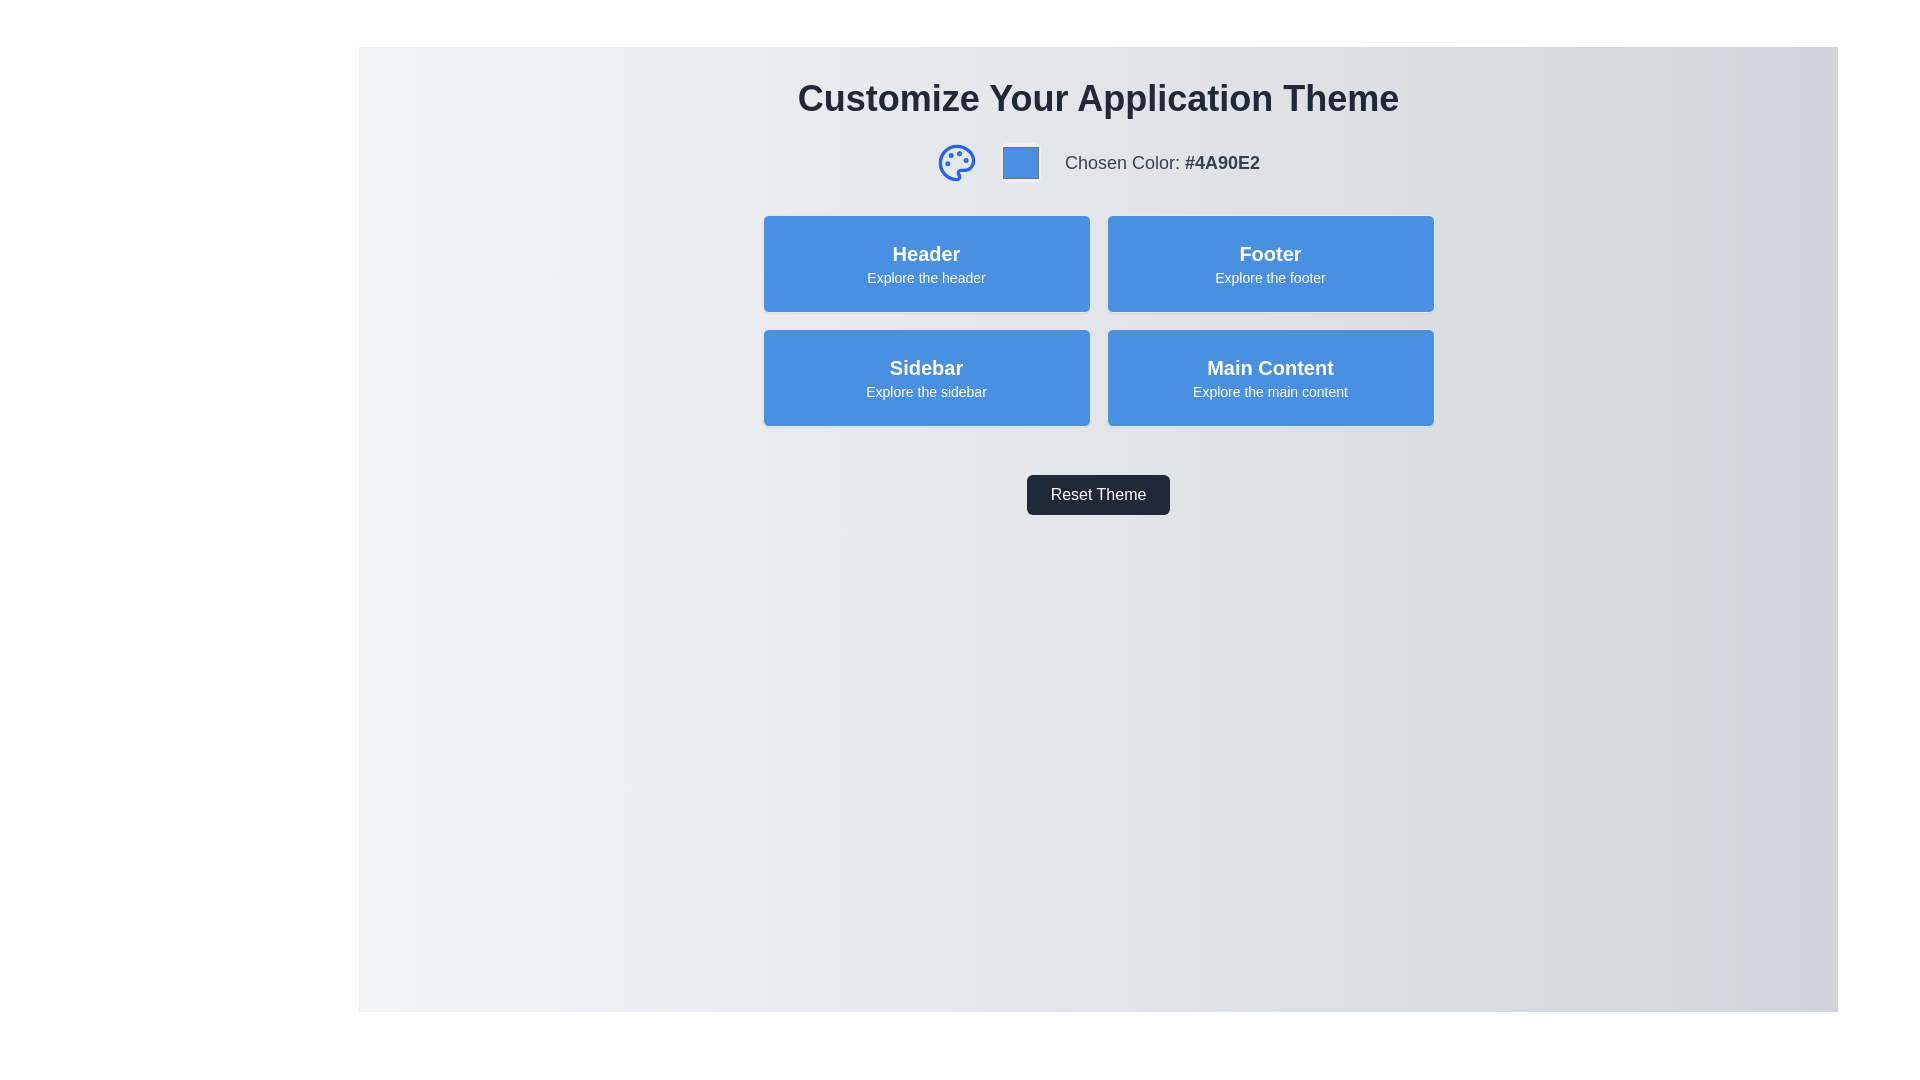  Describe the element at coordinates (1269, 277) in the screenshot. I see `the text label displaying 'Explore the footer' which is contained within the blue 'Footer' block` at that location.